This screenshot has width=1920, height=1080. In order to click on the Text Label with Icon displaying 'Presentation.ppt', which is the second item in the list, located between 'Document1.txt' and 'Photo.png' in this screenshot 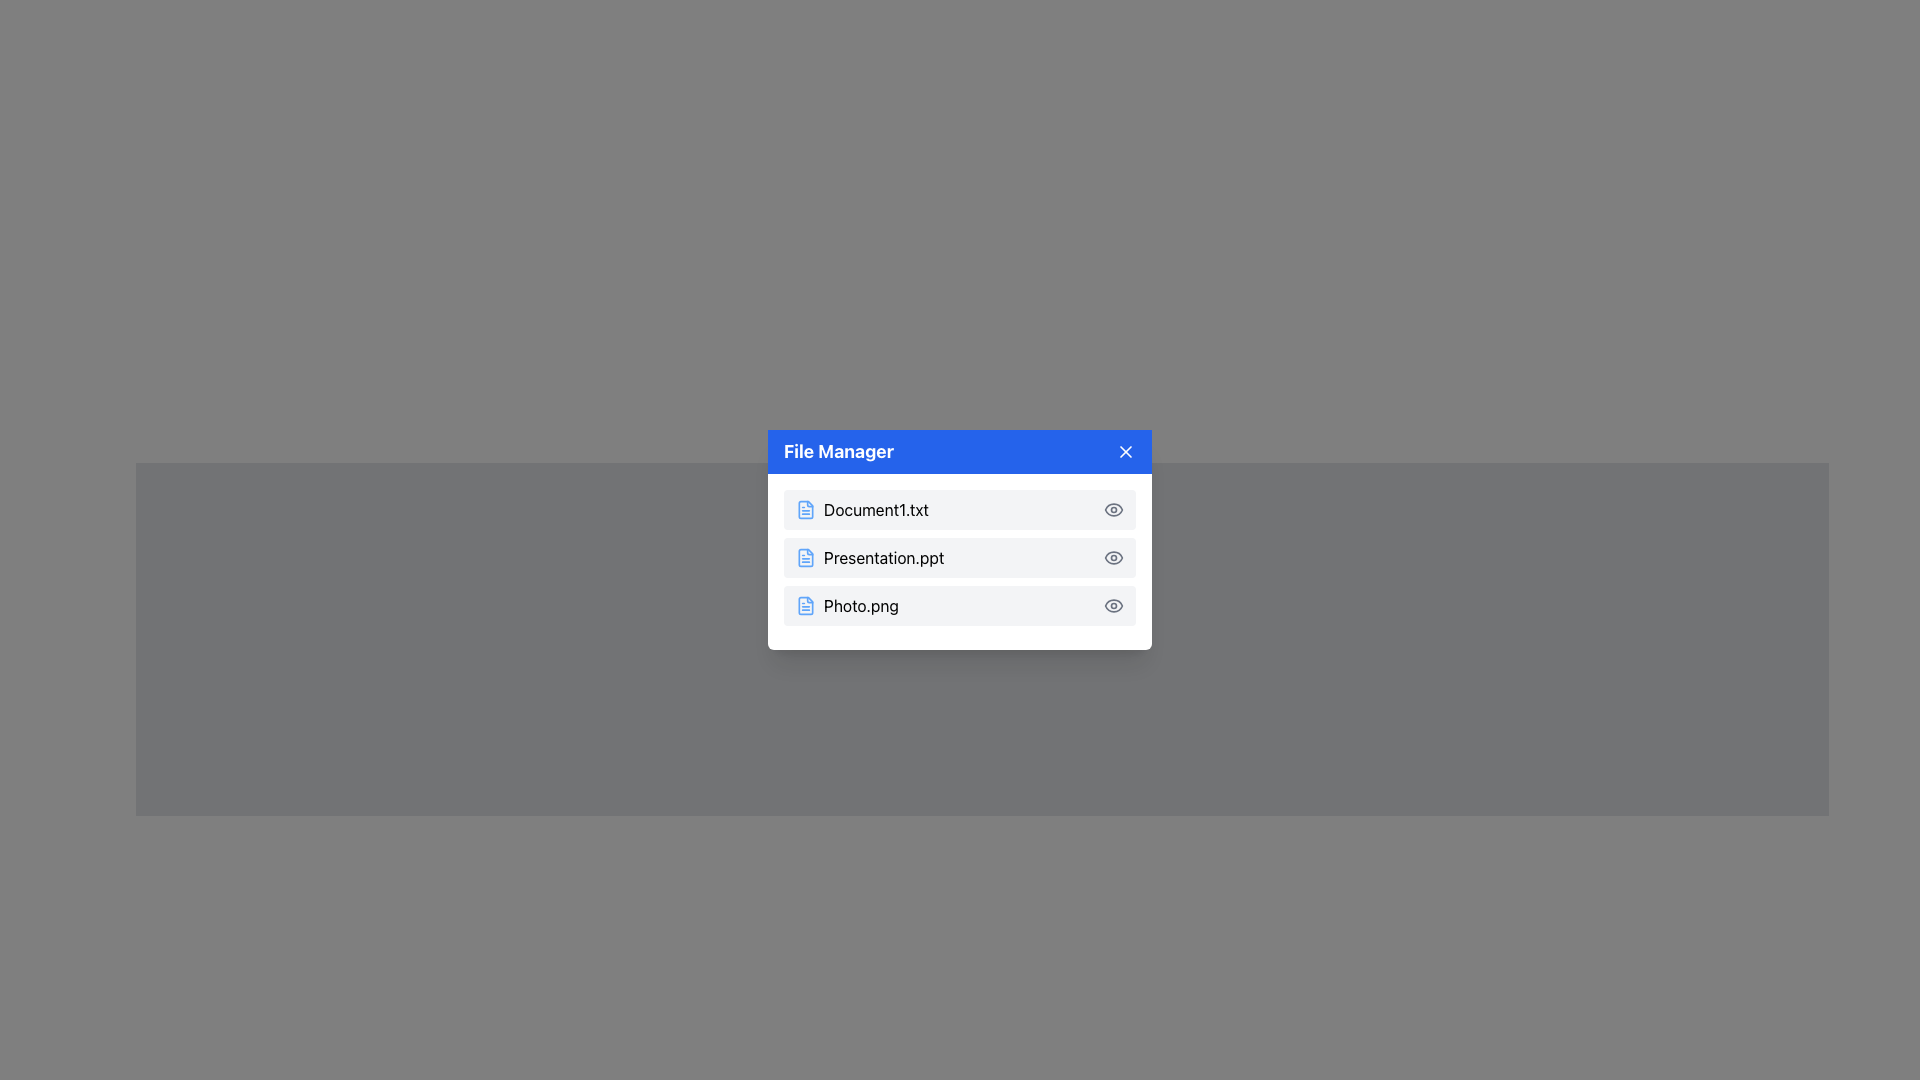, I will do `click(870, 558)`.